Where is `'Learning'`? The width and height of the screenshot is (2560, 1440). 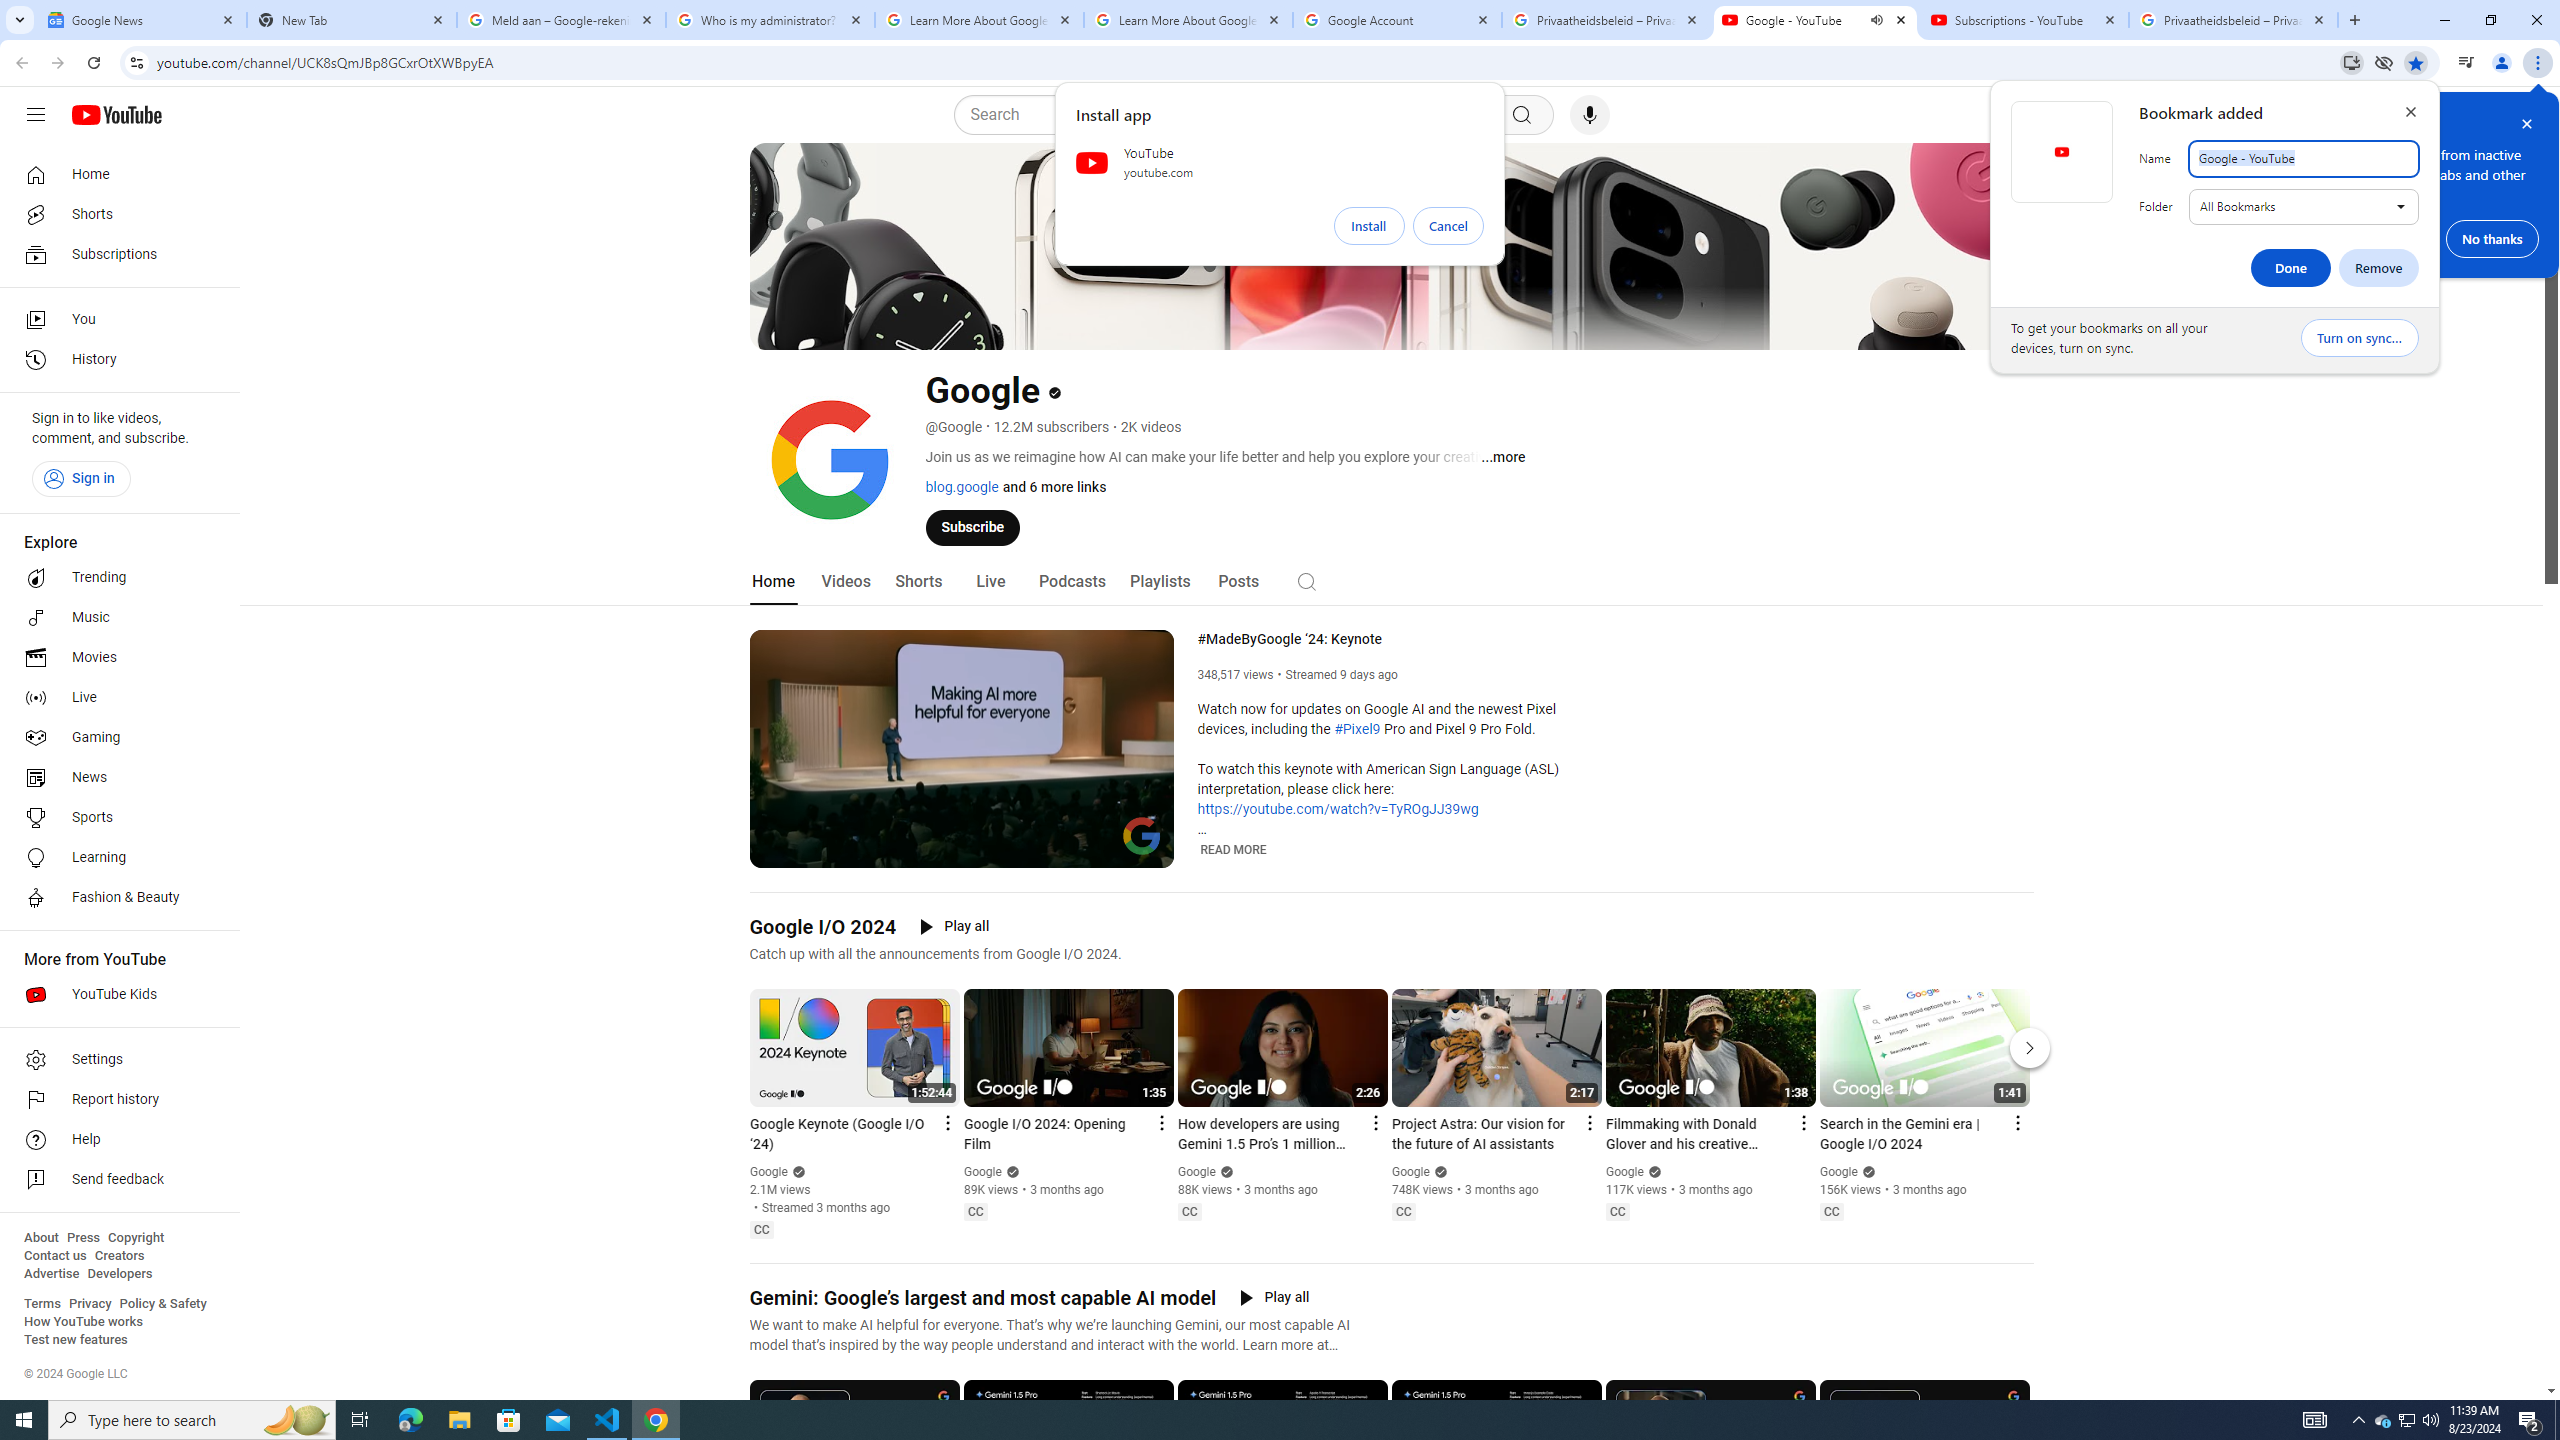 'Learning' is located at coordinates (113, 857).